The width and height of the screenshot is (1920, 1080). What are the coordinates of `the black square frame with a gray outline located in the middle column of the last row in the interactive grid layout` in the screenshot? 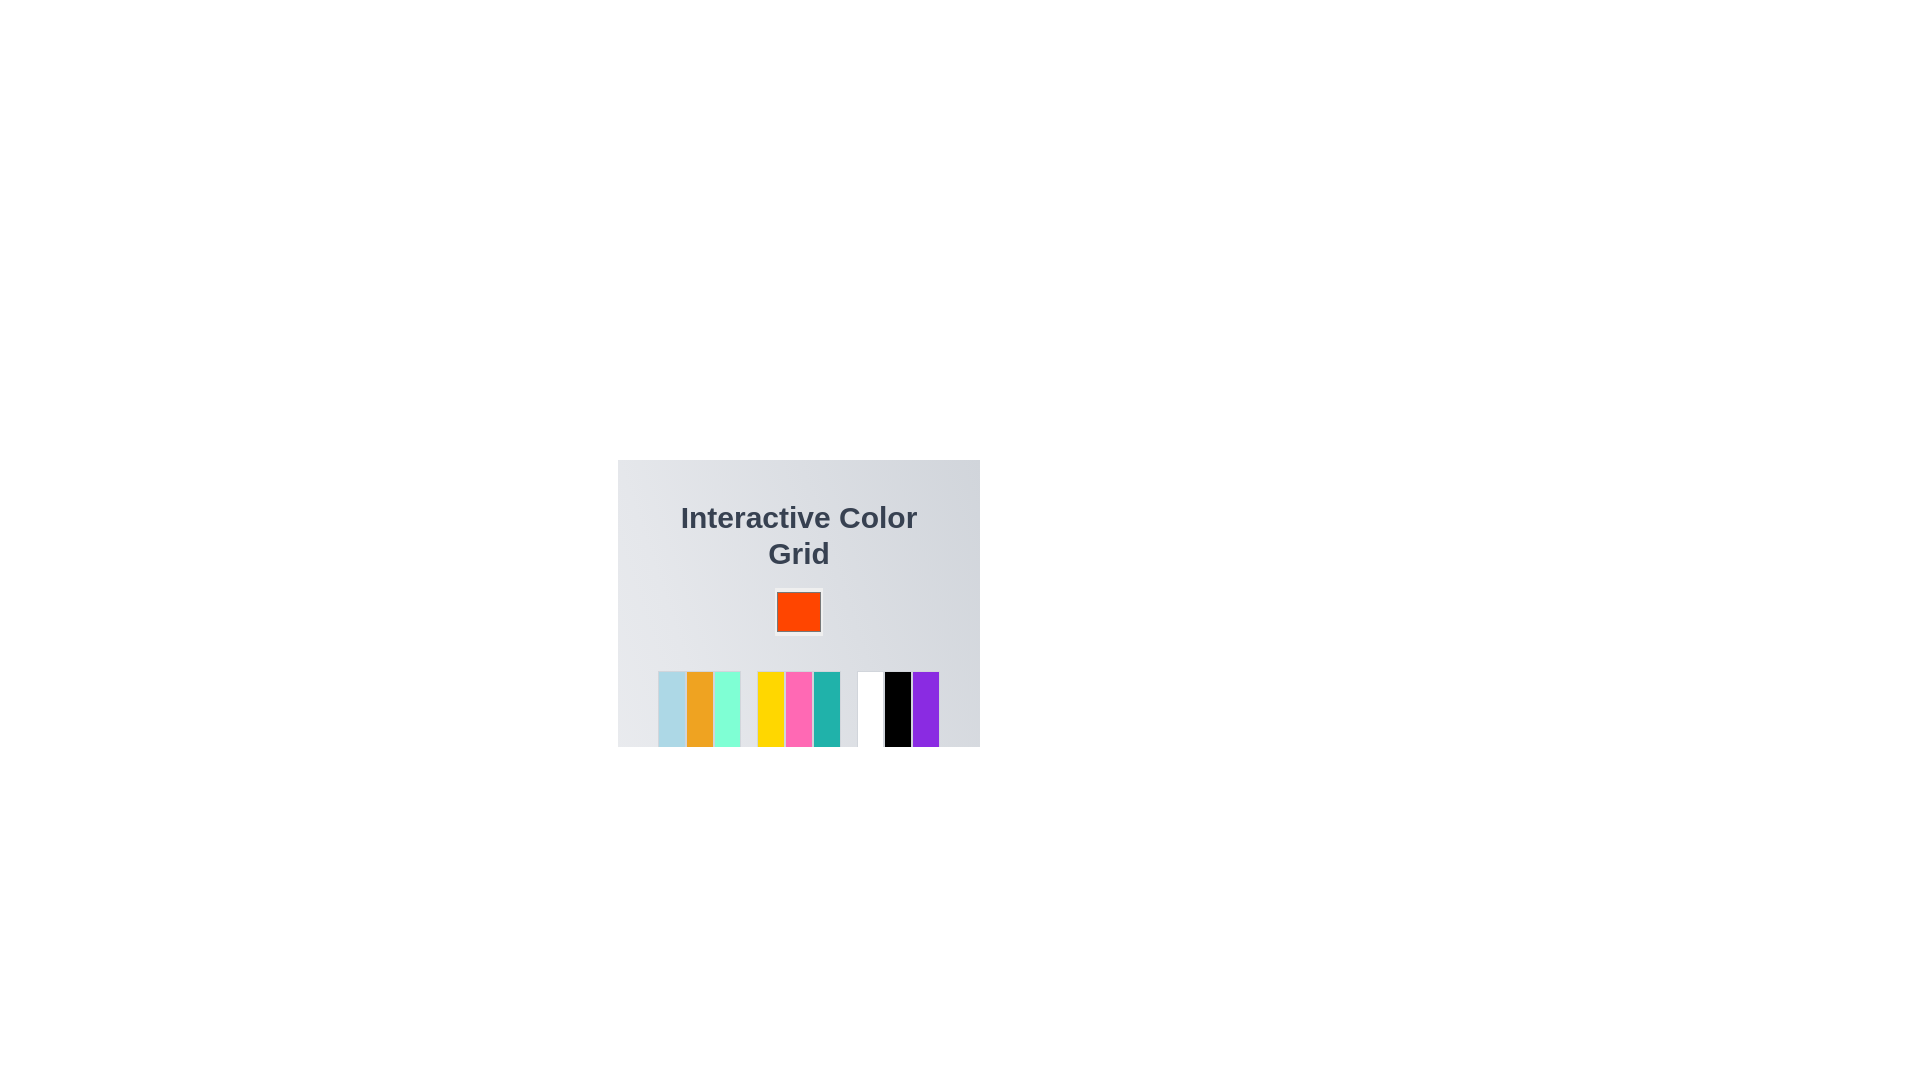 It's located at (897, 709).